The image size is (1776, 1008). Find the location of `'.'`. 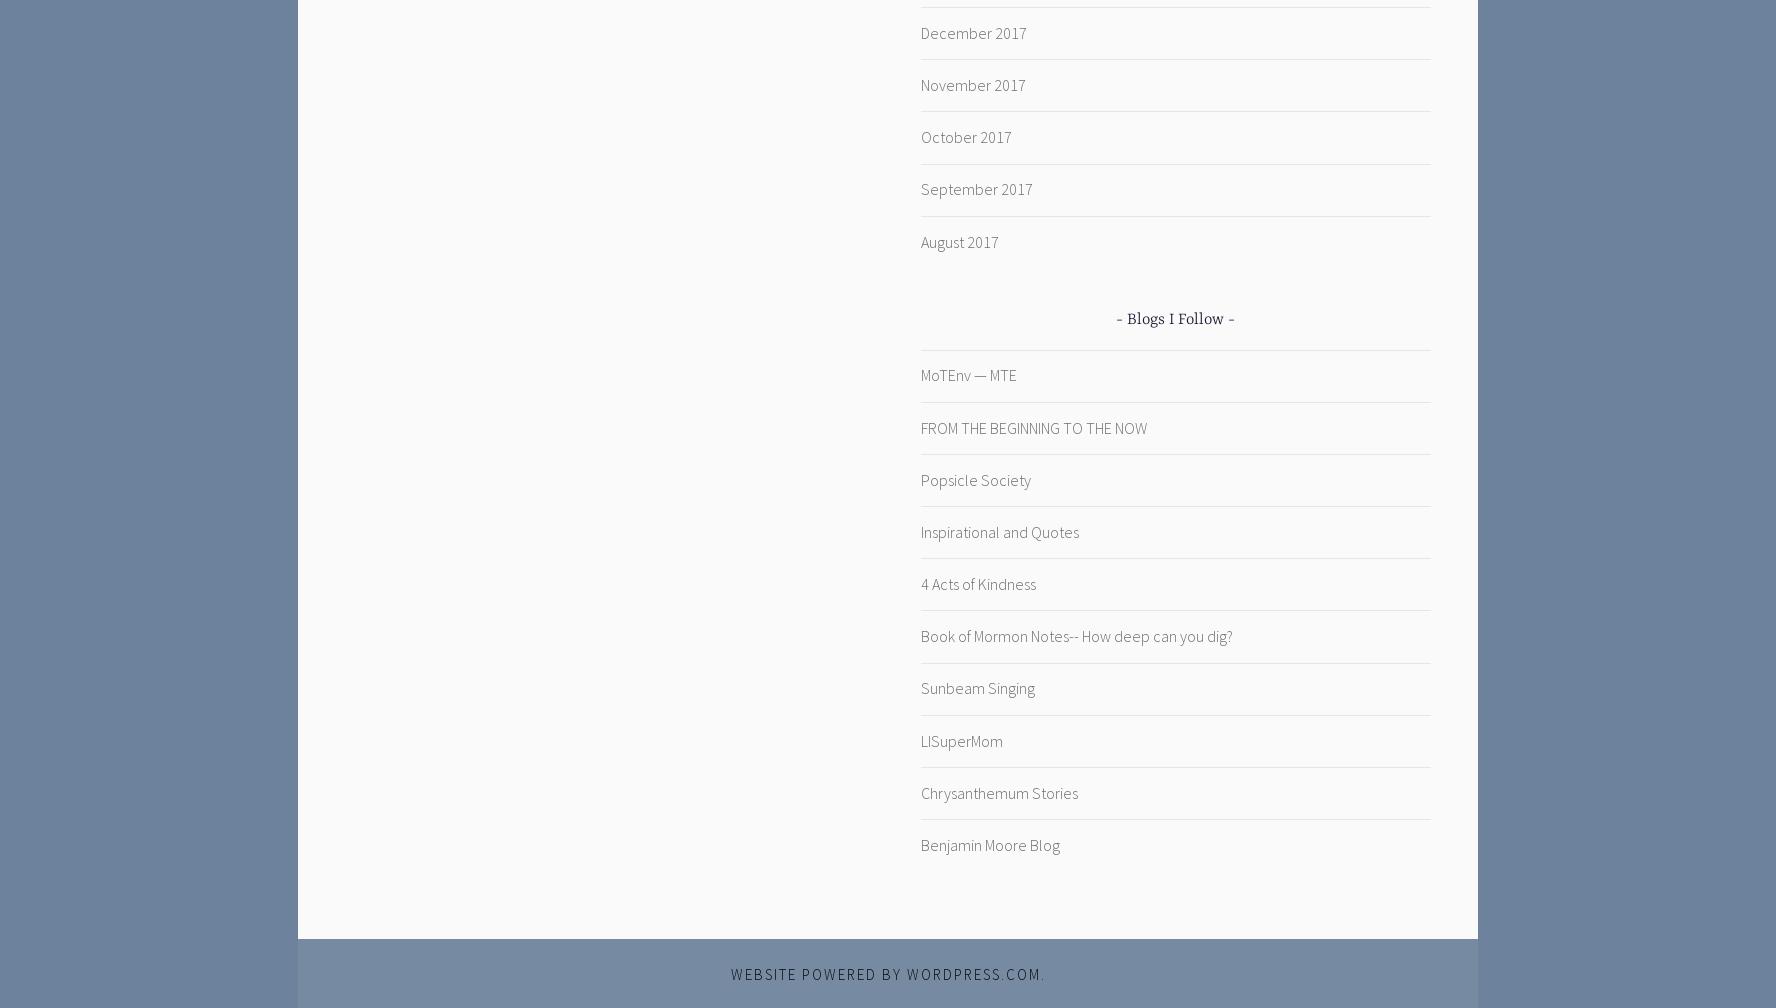

'.' is located at coordinates (1041, 973).